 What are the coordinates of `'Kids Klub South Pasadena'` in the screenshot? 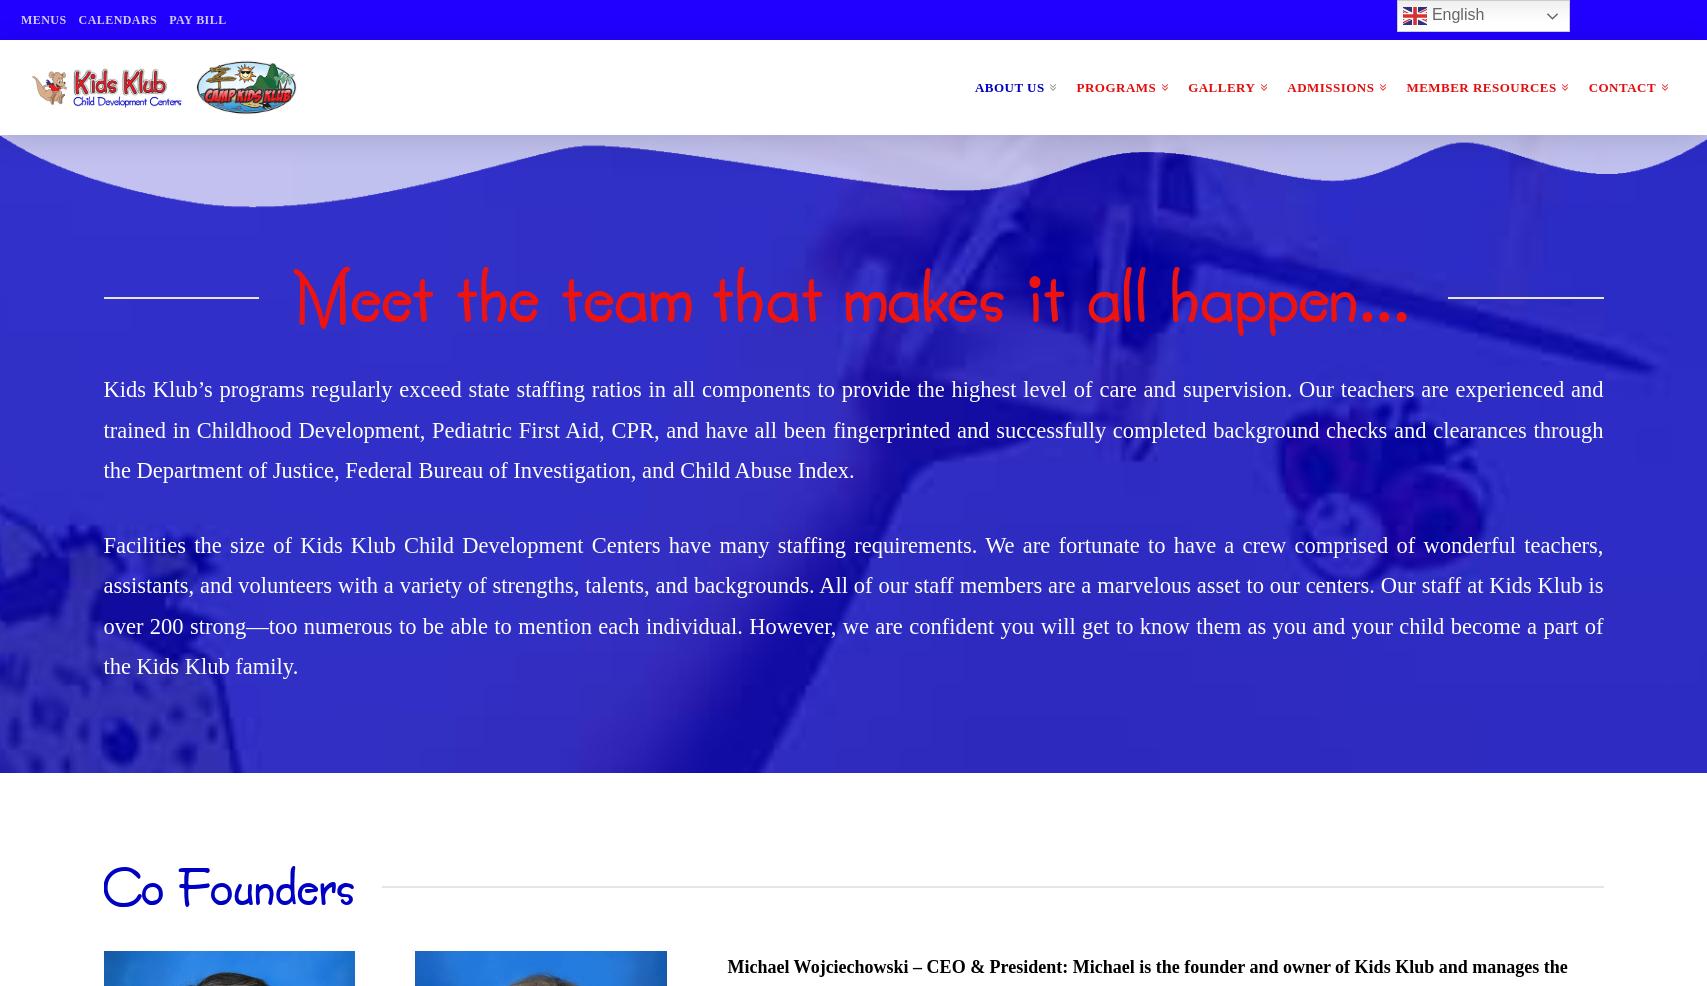 It's located at (1284, 484).